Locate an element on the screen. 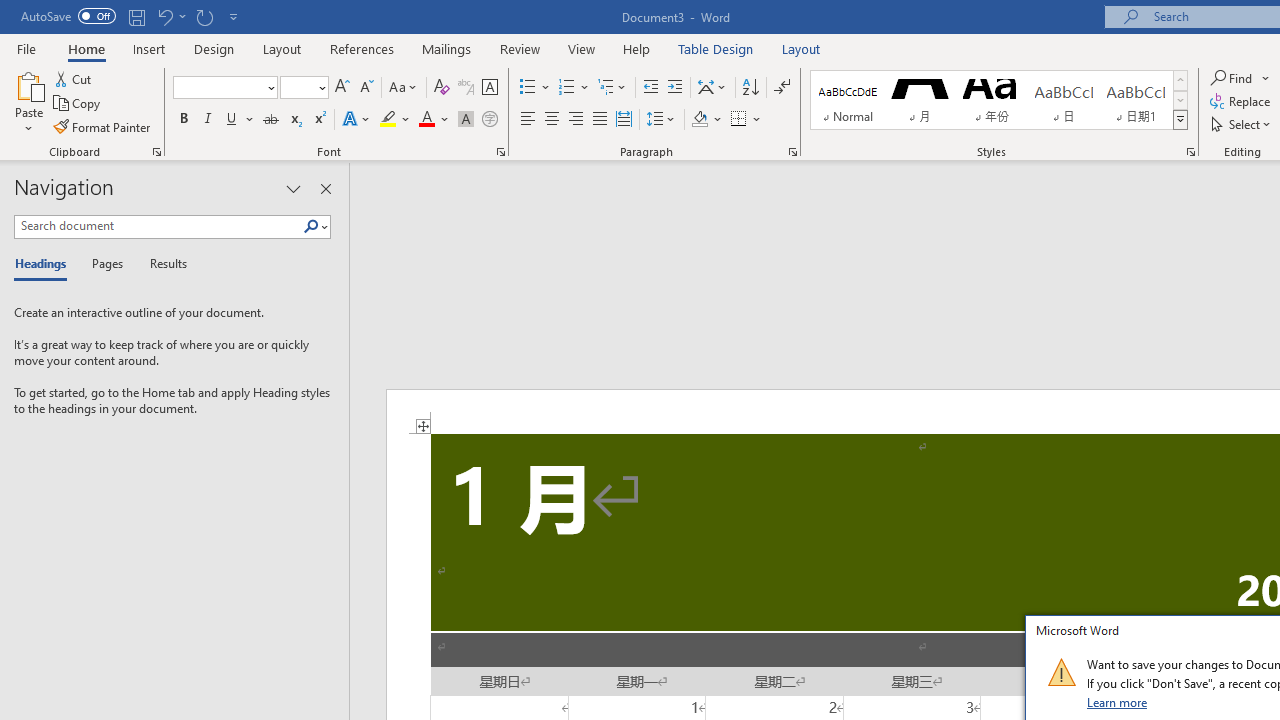  'Layout' is located at coordinates (801, 48).